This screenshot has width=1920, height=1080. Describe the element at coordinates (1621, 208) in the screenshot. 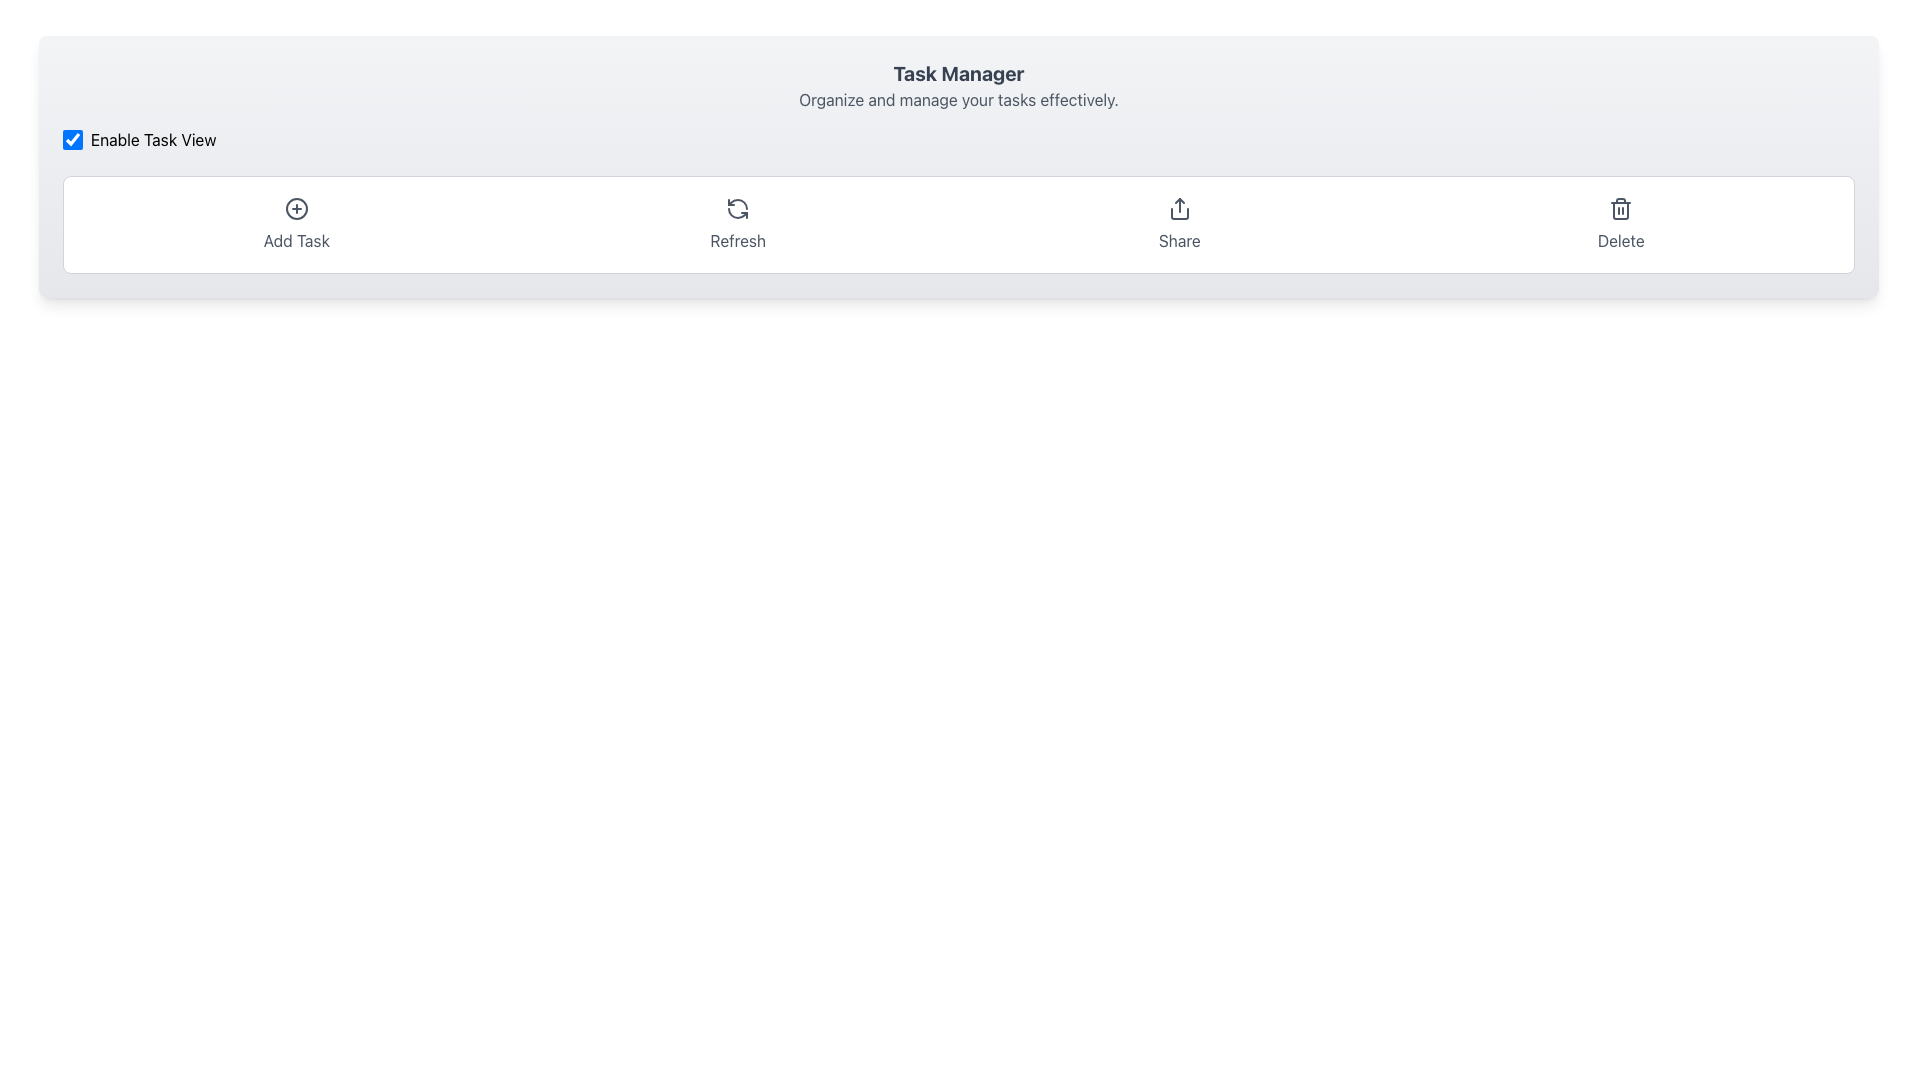

I see `the trash can icon button located at the right end of the horizontal button row` at that location.